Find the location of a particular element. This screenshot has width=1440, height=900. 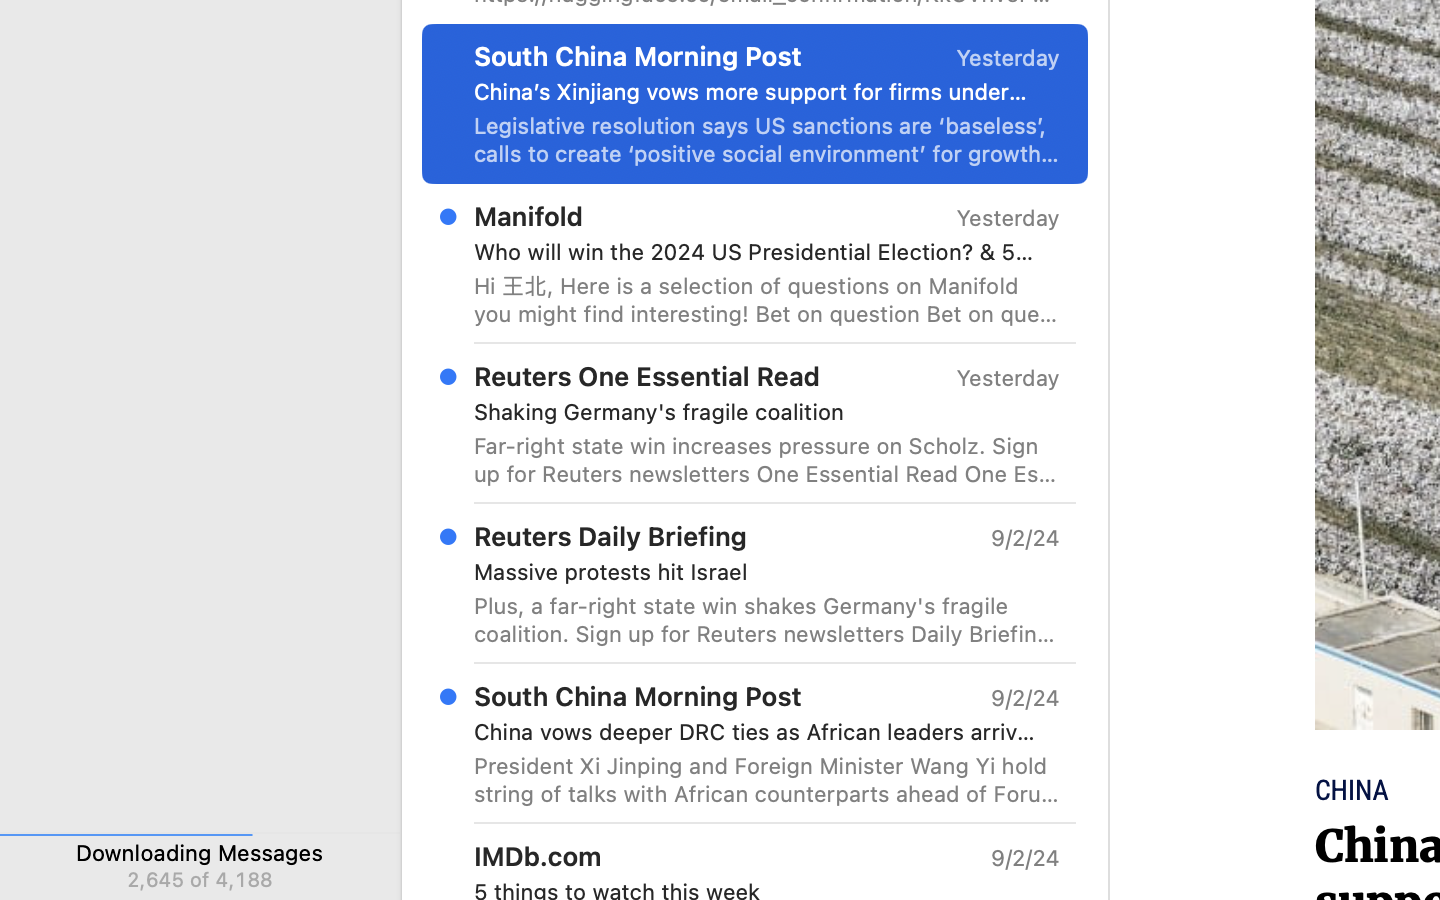

'Shaking Germany' is located at coordinates (758, 412).